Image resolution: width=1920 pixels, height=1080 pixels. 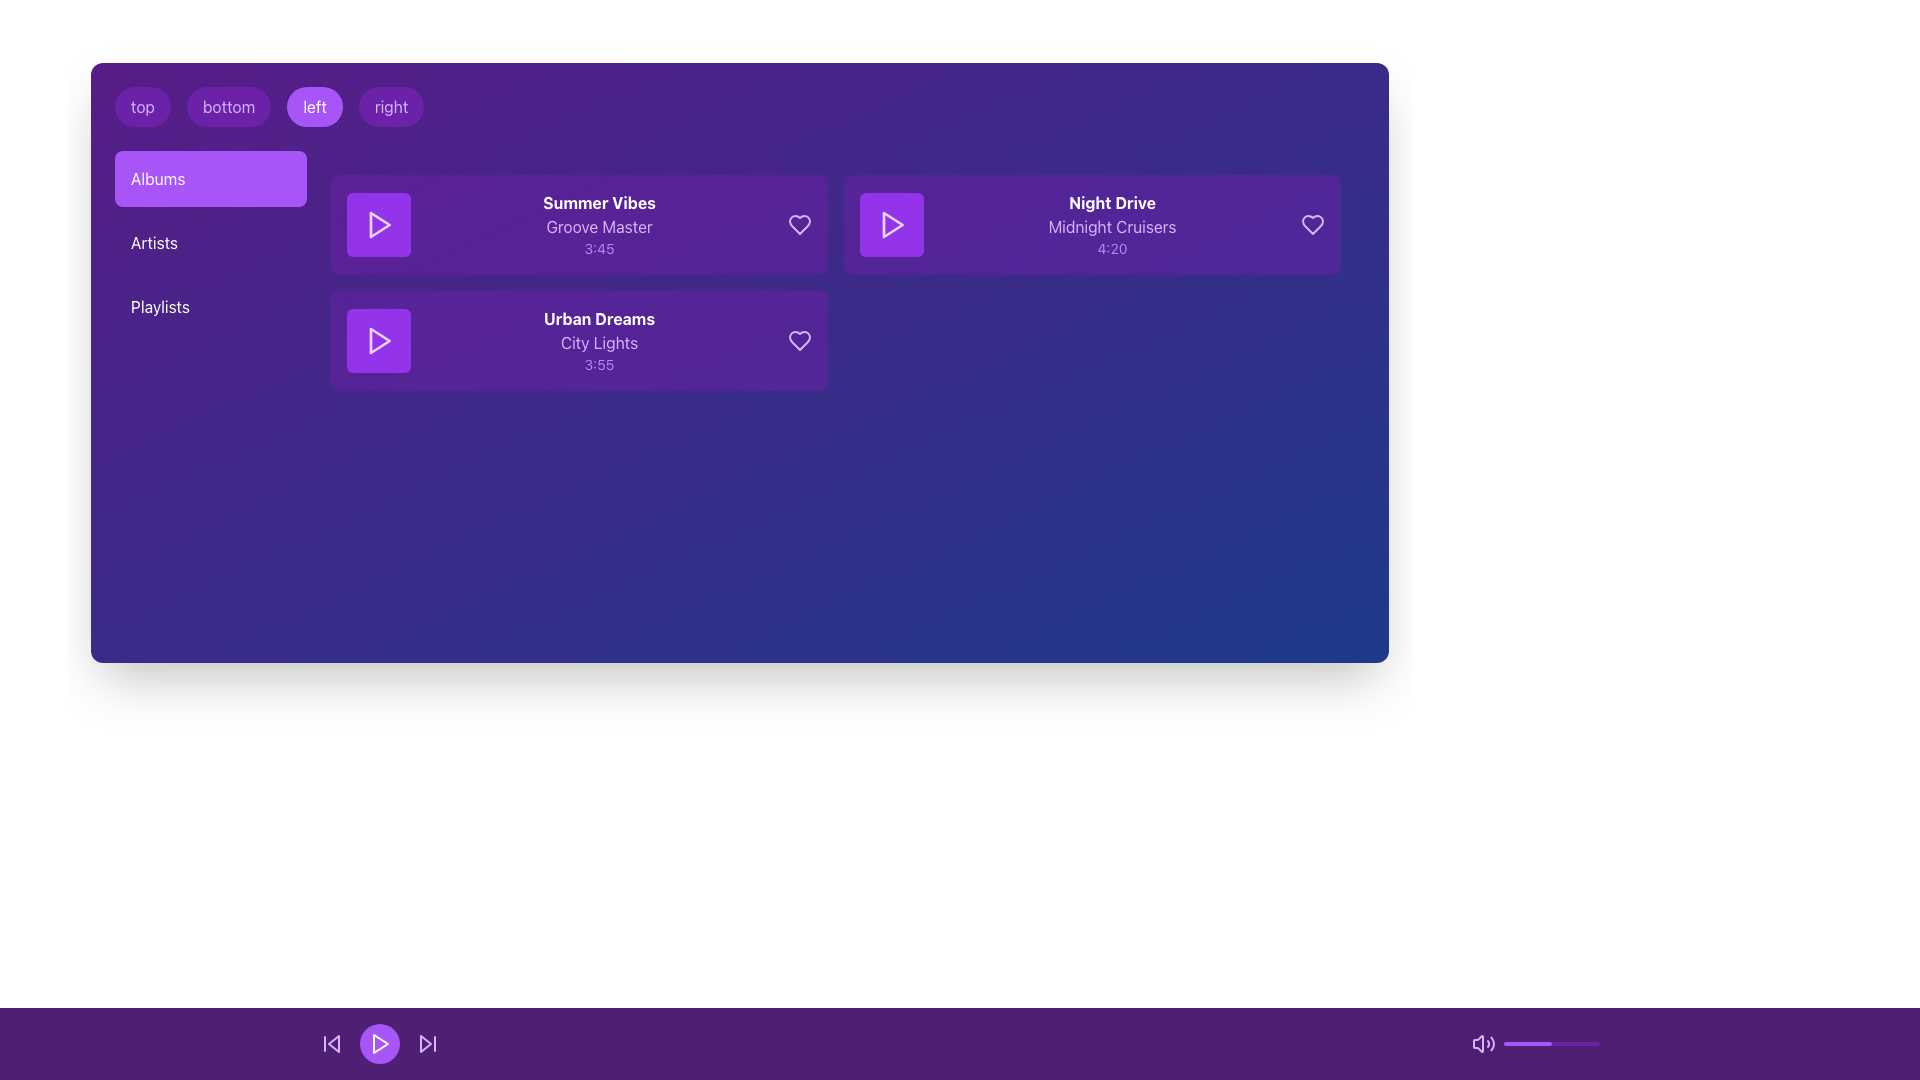 I want to click on the heart-shaped icon for the song 'Night Drive' by 'Midnight Cruisers', so click(x=1313, y=224).